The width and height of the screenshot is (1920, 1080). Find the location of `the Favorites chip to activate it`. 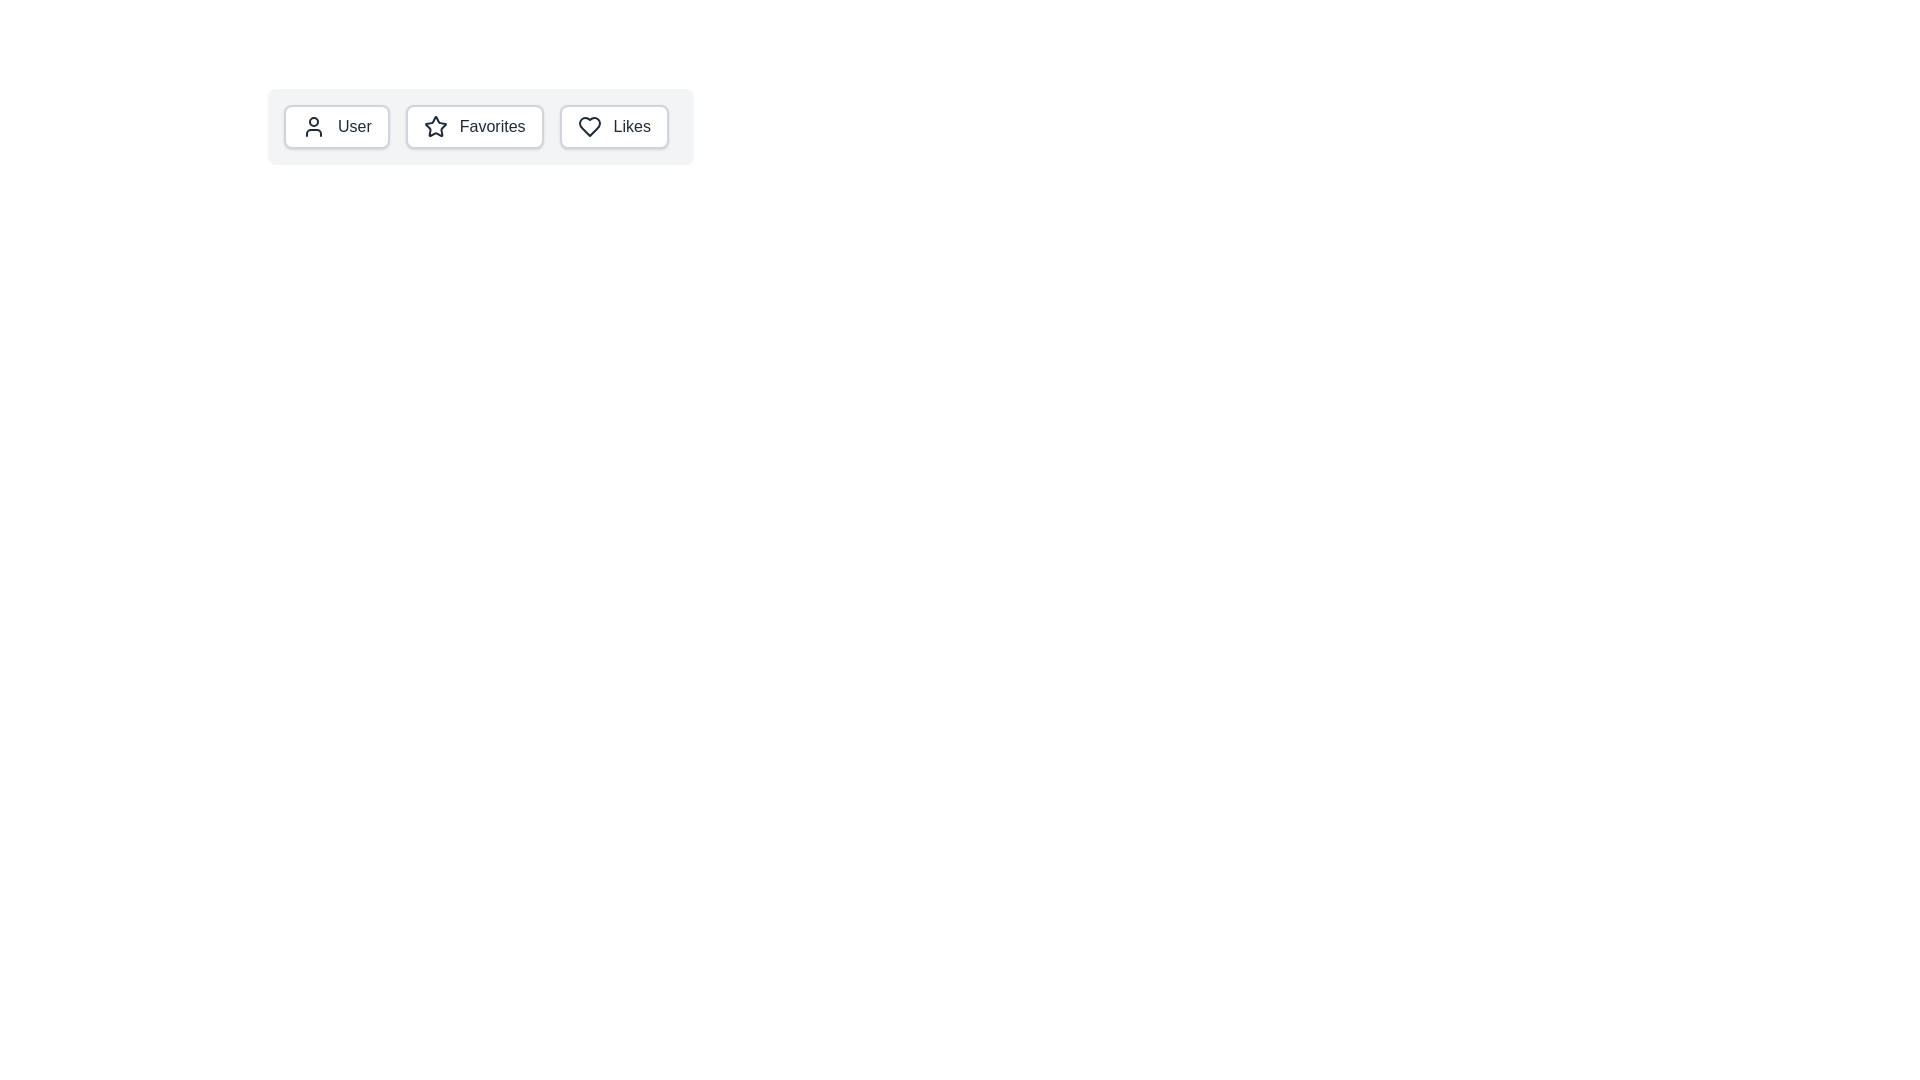

the Favorites chip to activate it is located at coordinates (473, 127).